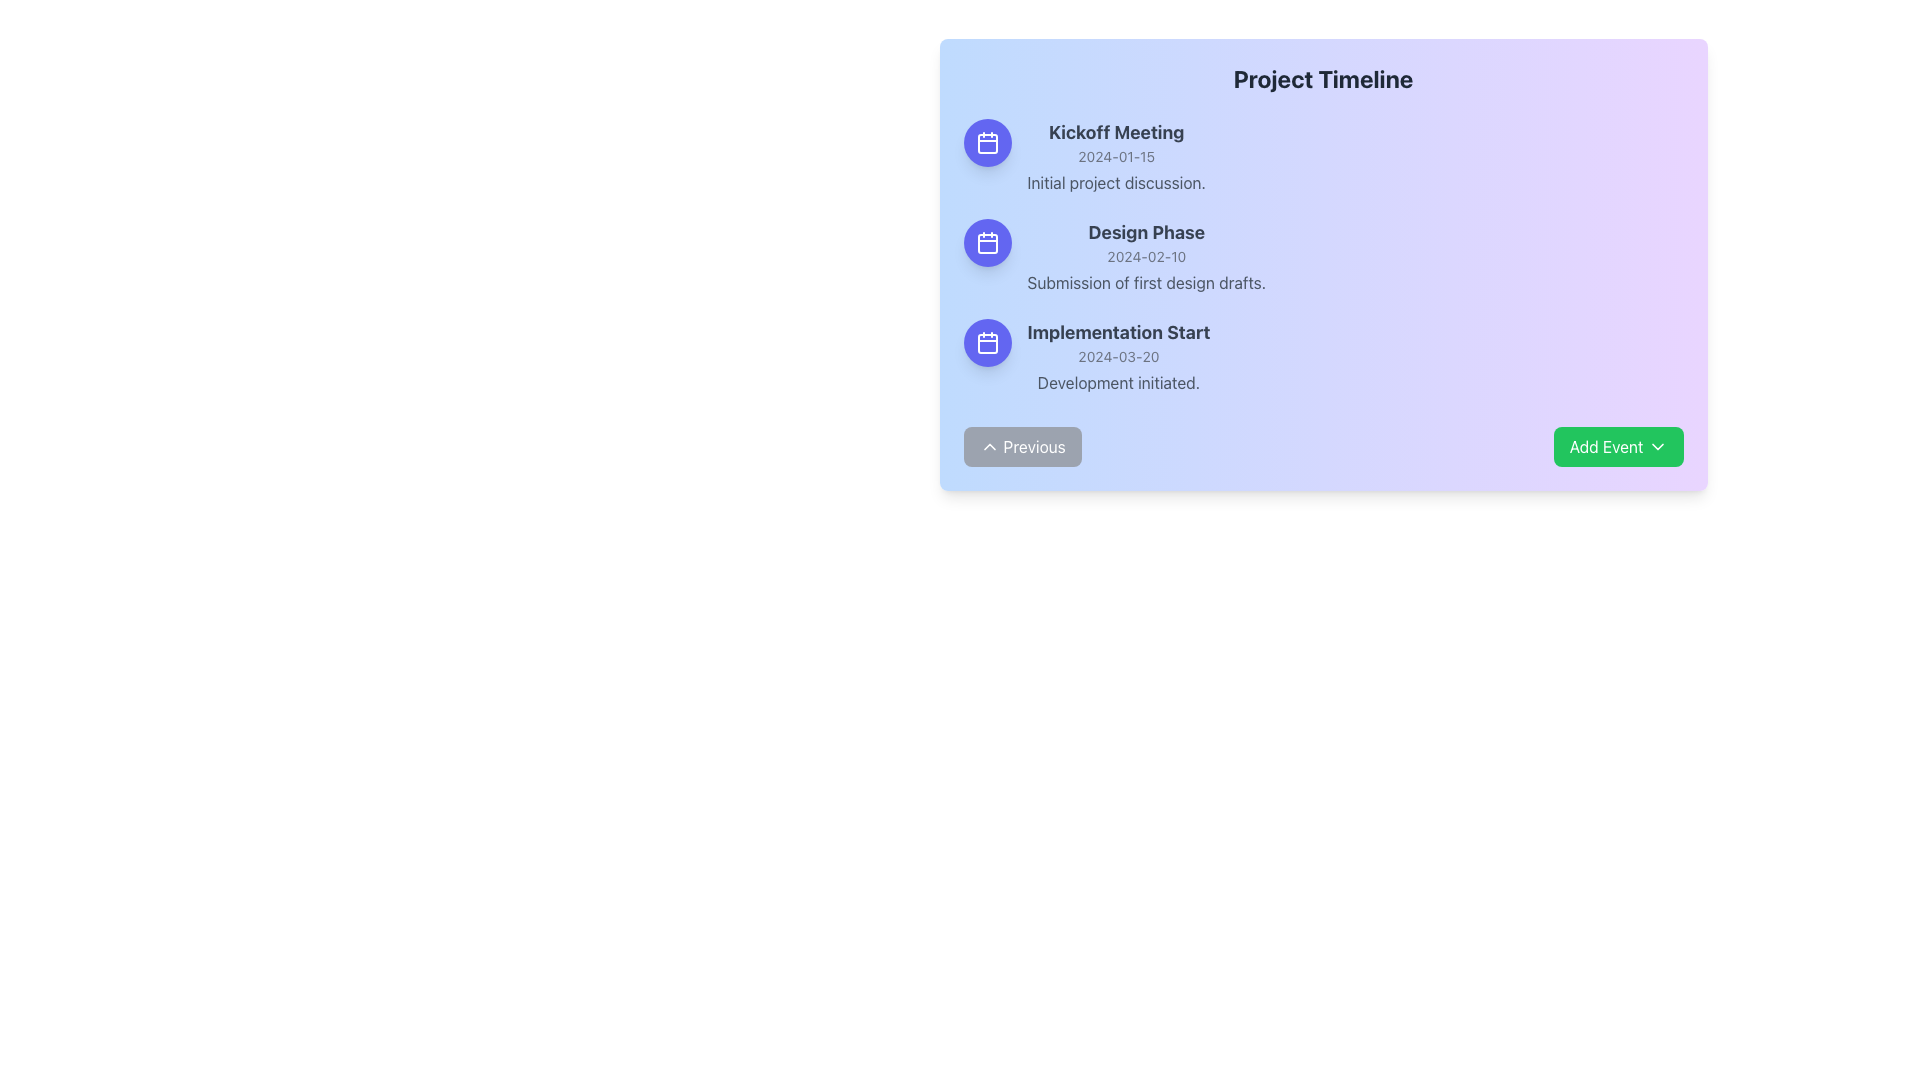 The image size is (1920, 1080). What do you see at coordinates (1117, 356) in the screenshot?
I see `the text block displaying the date '2024-03-20', which is styled in gray and positioned between 'Implementation Start' and 'Development initiated'` at bounding box center [1117, 356].